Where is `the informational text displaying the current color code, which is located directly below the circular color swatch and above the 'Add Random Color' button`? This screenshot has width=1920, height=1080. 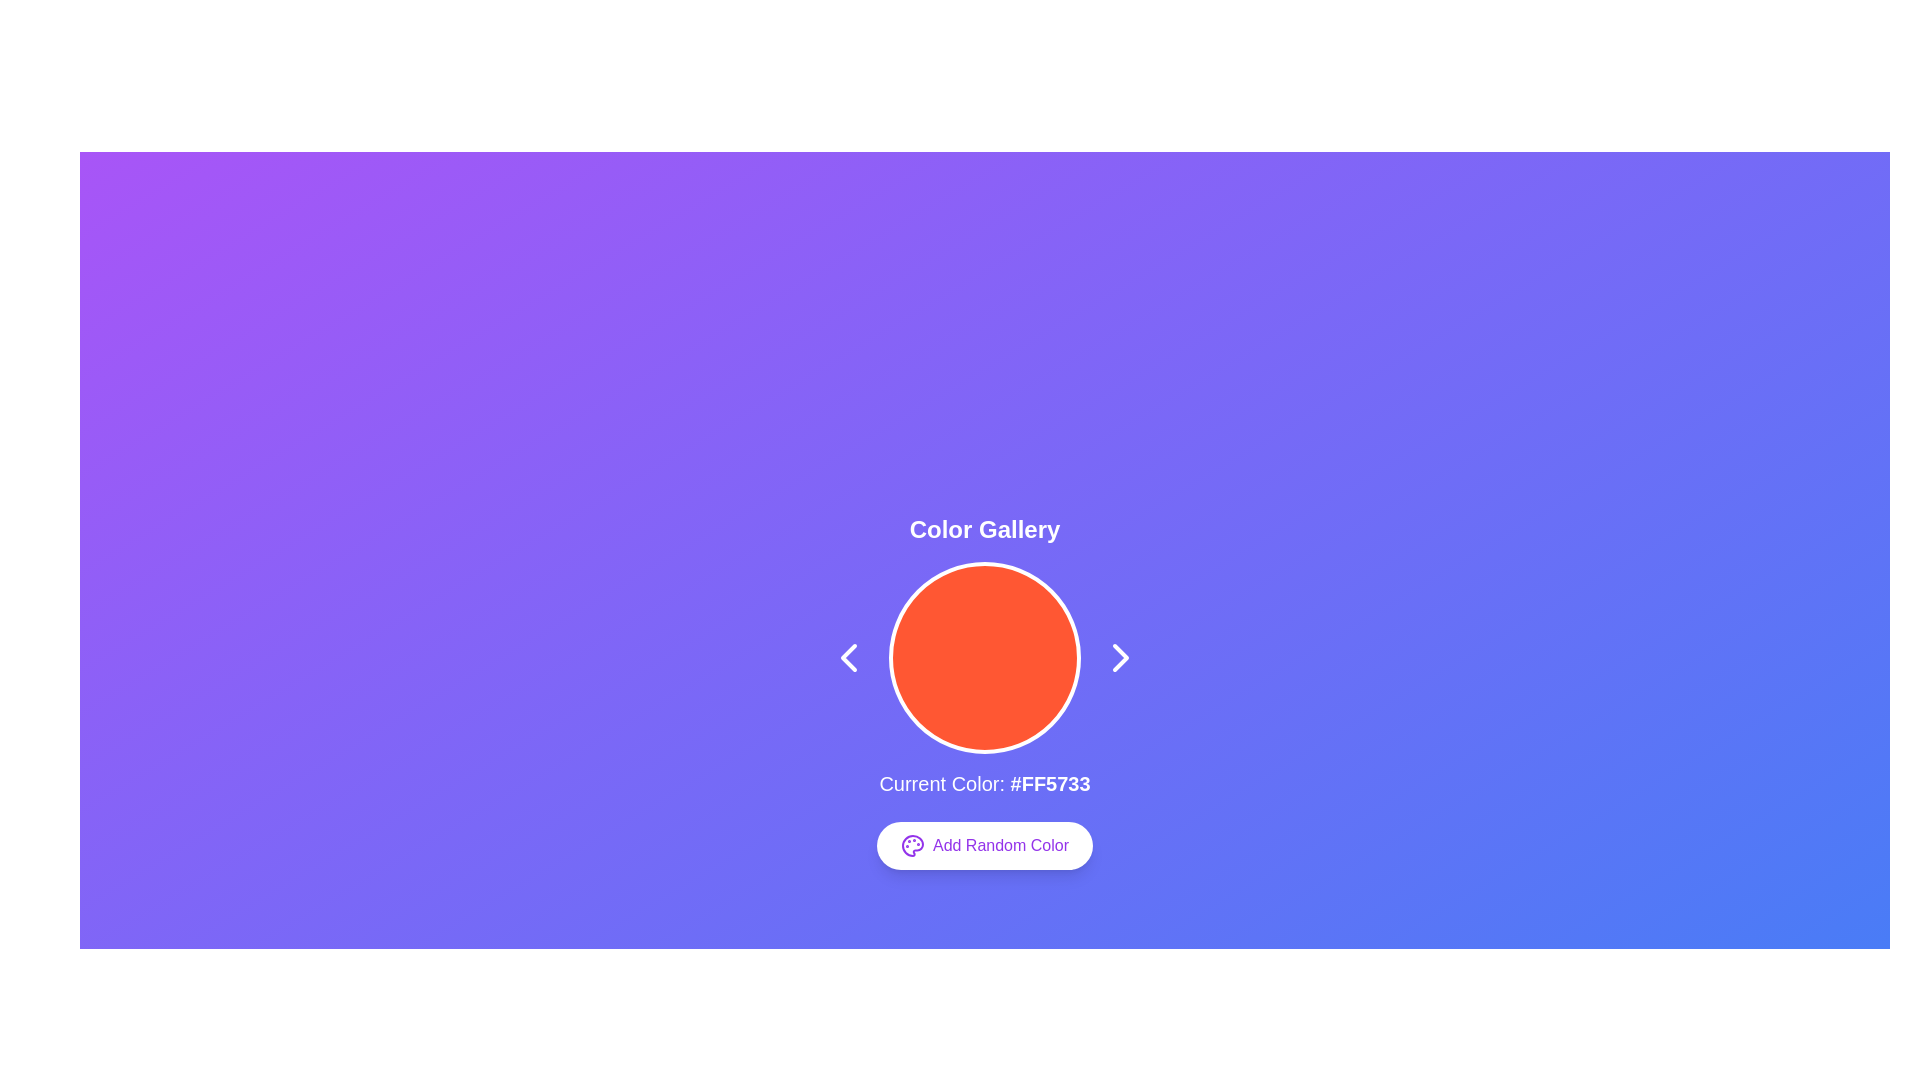 the informational text displaying the current color code, which is located directly below the circular color swatch and above the 'Add Random Color' button is located at coordinates (984, 782).